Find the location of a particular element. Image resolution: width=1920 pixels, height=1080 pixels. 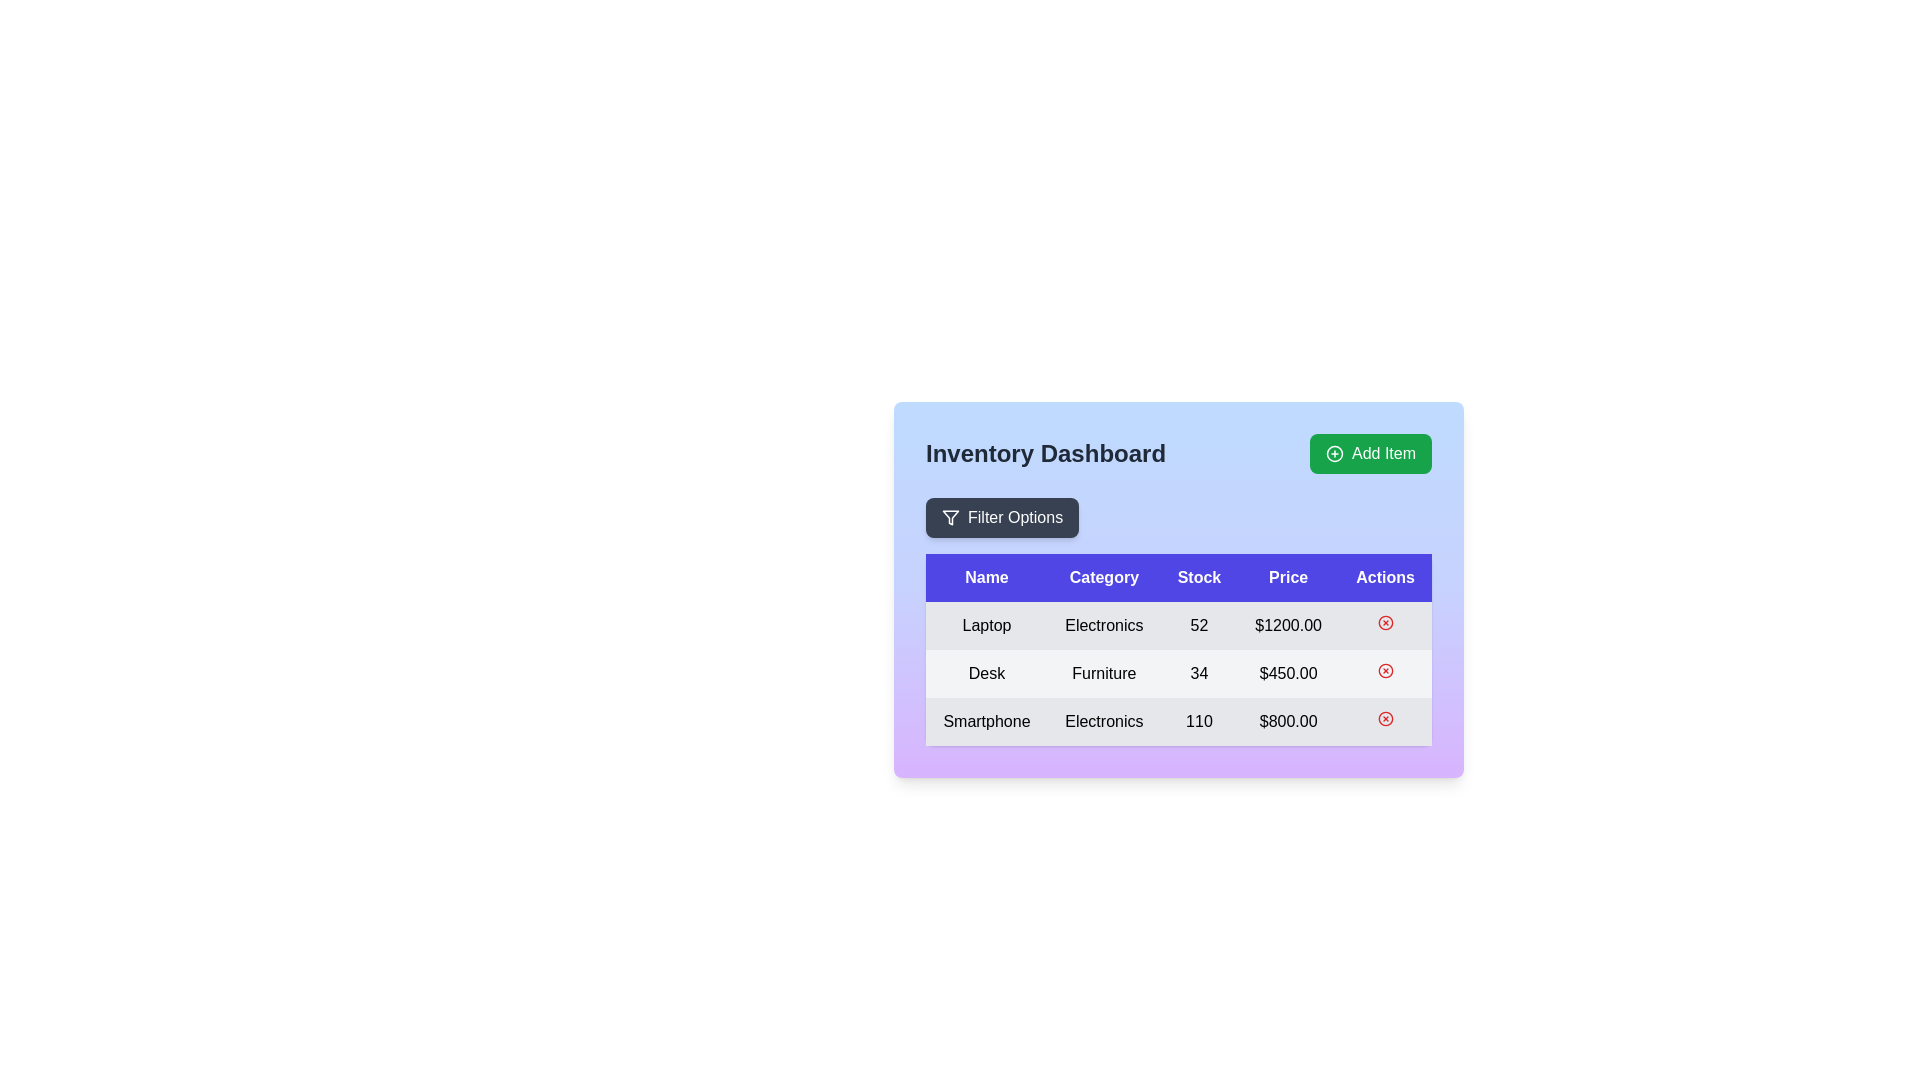

the text snippet displaying the number '34' in black font, which is part of the 'Stock' column for the 'Desk' item in the 'Furniture' category is located at coordinates (1199, 674).